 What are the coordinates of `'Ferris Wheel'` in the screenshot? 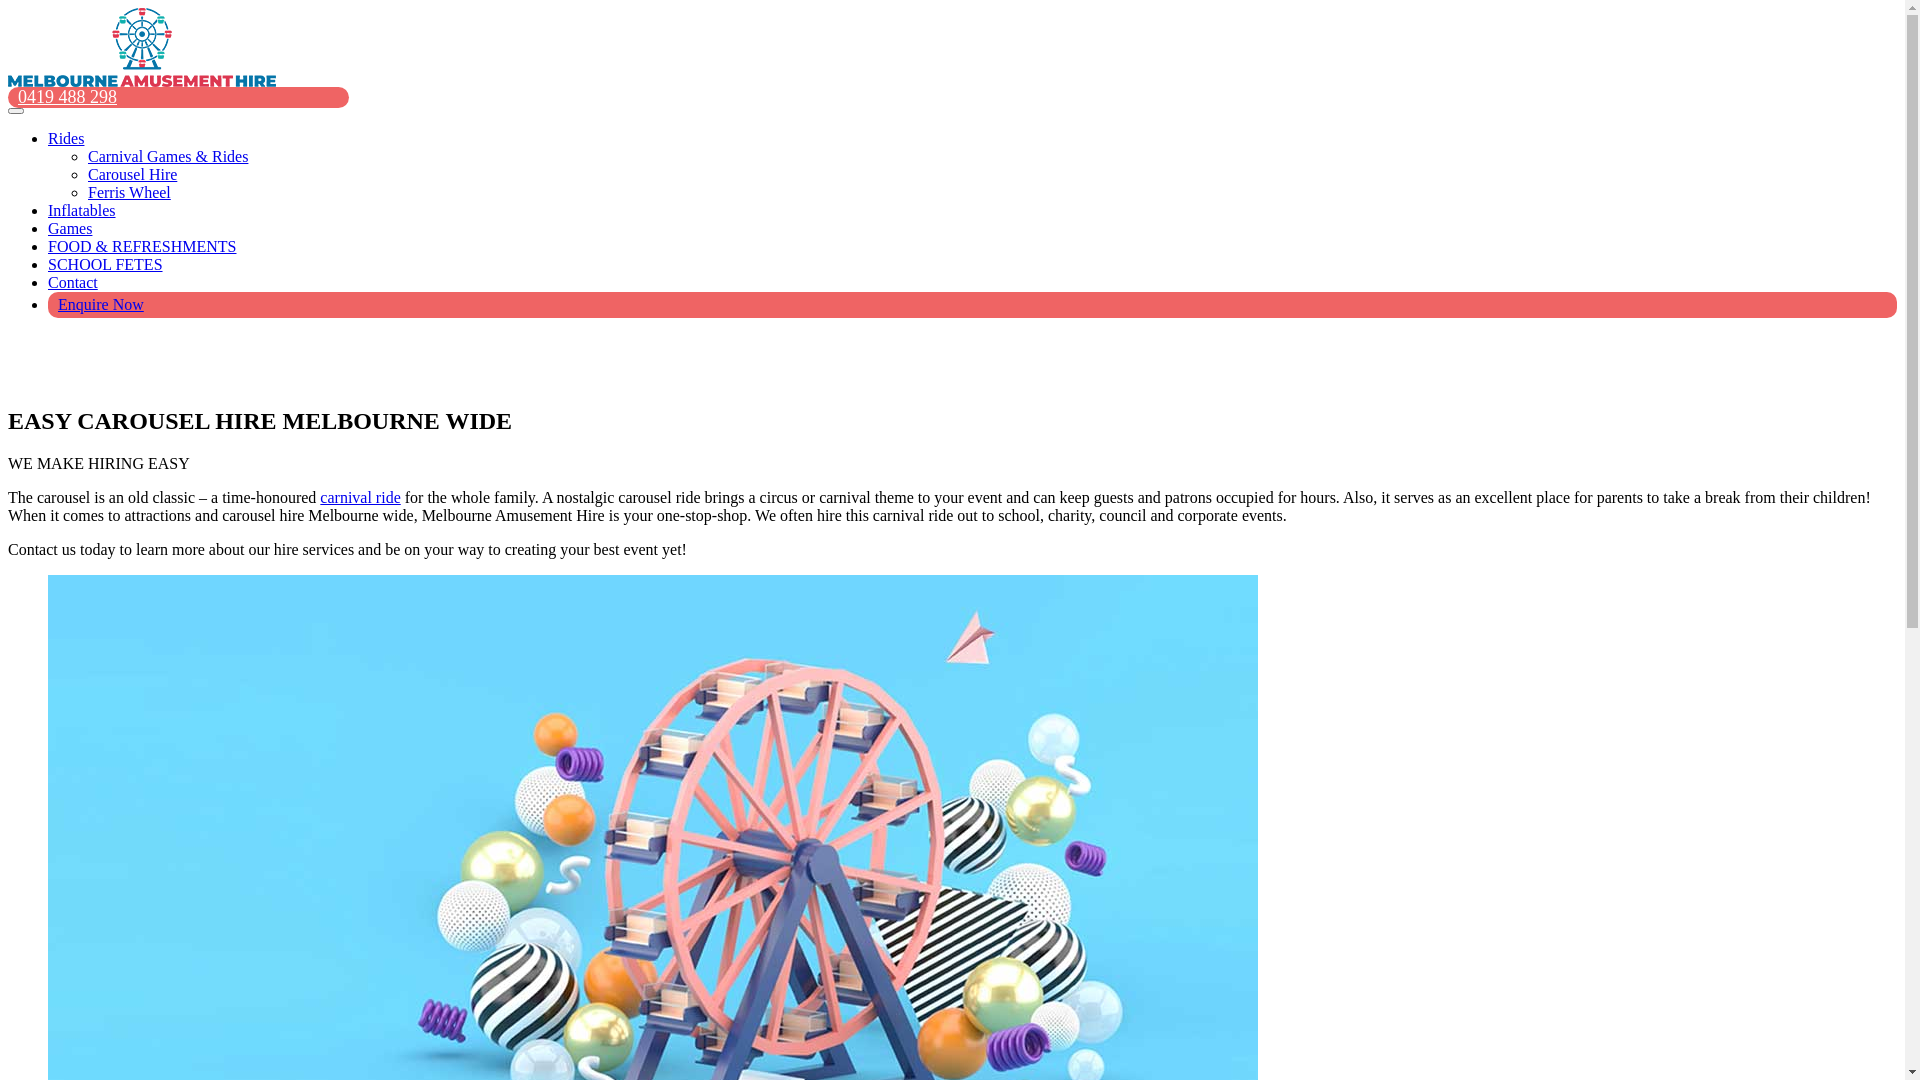 It's located at (86, 192).